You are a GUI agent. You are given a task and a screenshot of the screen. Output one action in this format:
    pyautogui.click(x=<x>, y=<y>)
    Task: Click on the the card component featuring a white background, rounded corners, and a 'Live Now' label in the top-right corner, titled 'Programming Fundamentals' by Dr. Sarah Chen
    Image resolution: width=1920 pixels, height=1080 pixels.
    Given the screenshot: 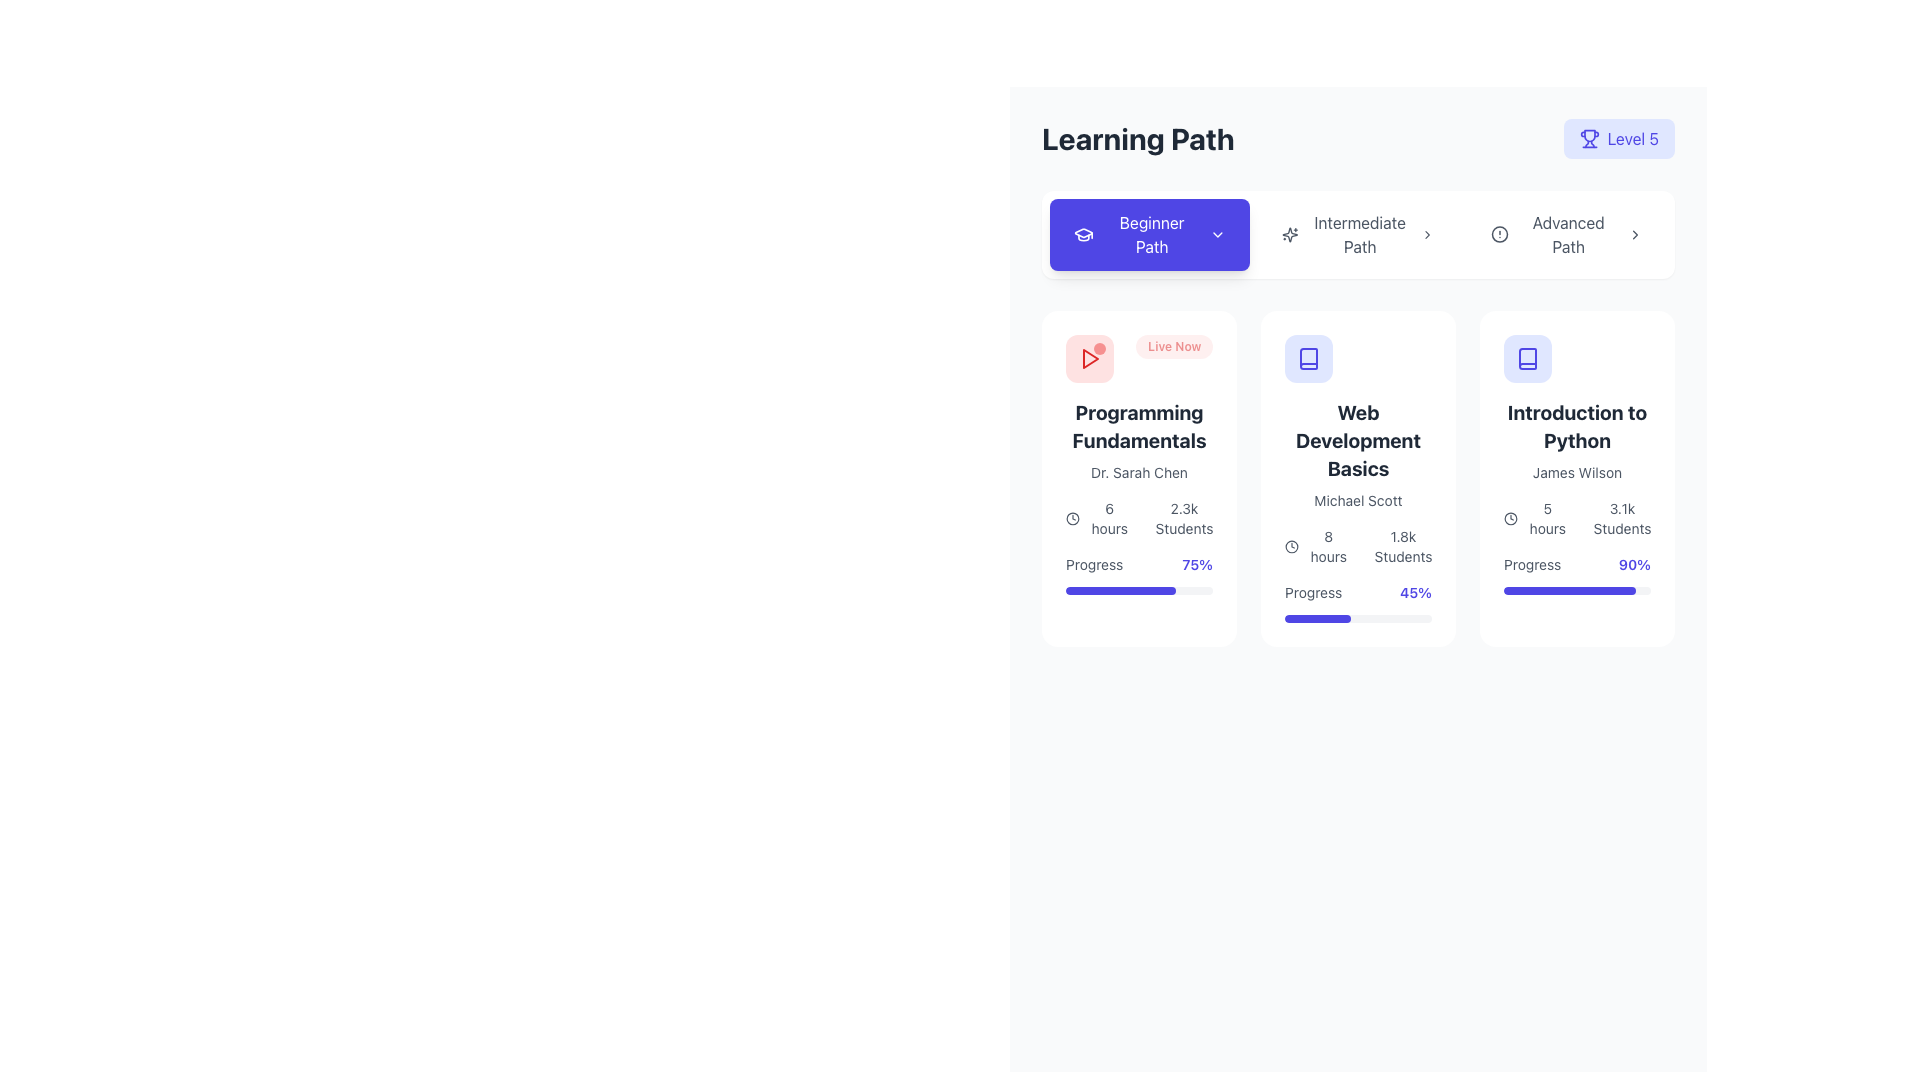 What is the action you would take?
    pyautogui.click(x=1139, y=478)
    